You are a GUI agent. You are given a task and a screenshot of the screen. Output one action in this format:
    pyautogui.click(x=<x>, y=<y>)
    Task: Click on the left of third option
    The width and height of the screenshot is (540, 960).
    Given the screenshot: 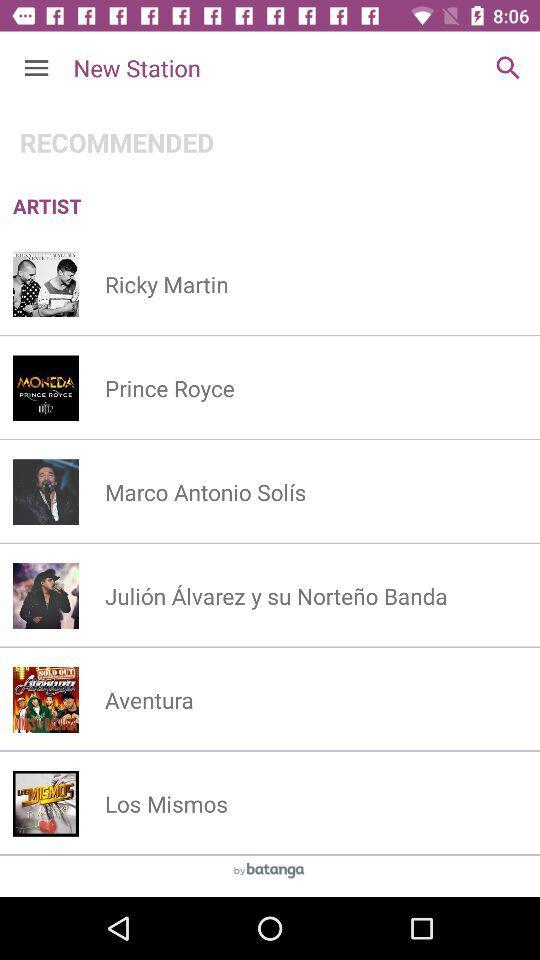 What is the action you would take?
    pyautogui.click(x=46, y=490)
    